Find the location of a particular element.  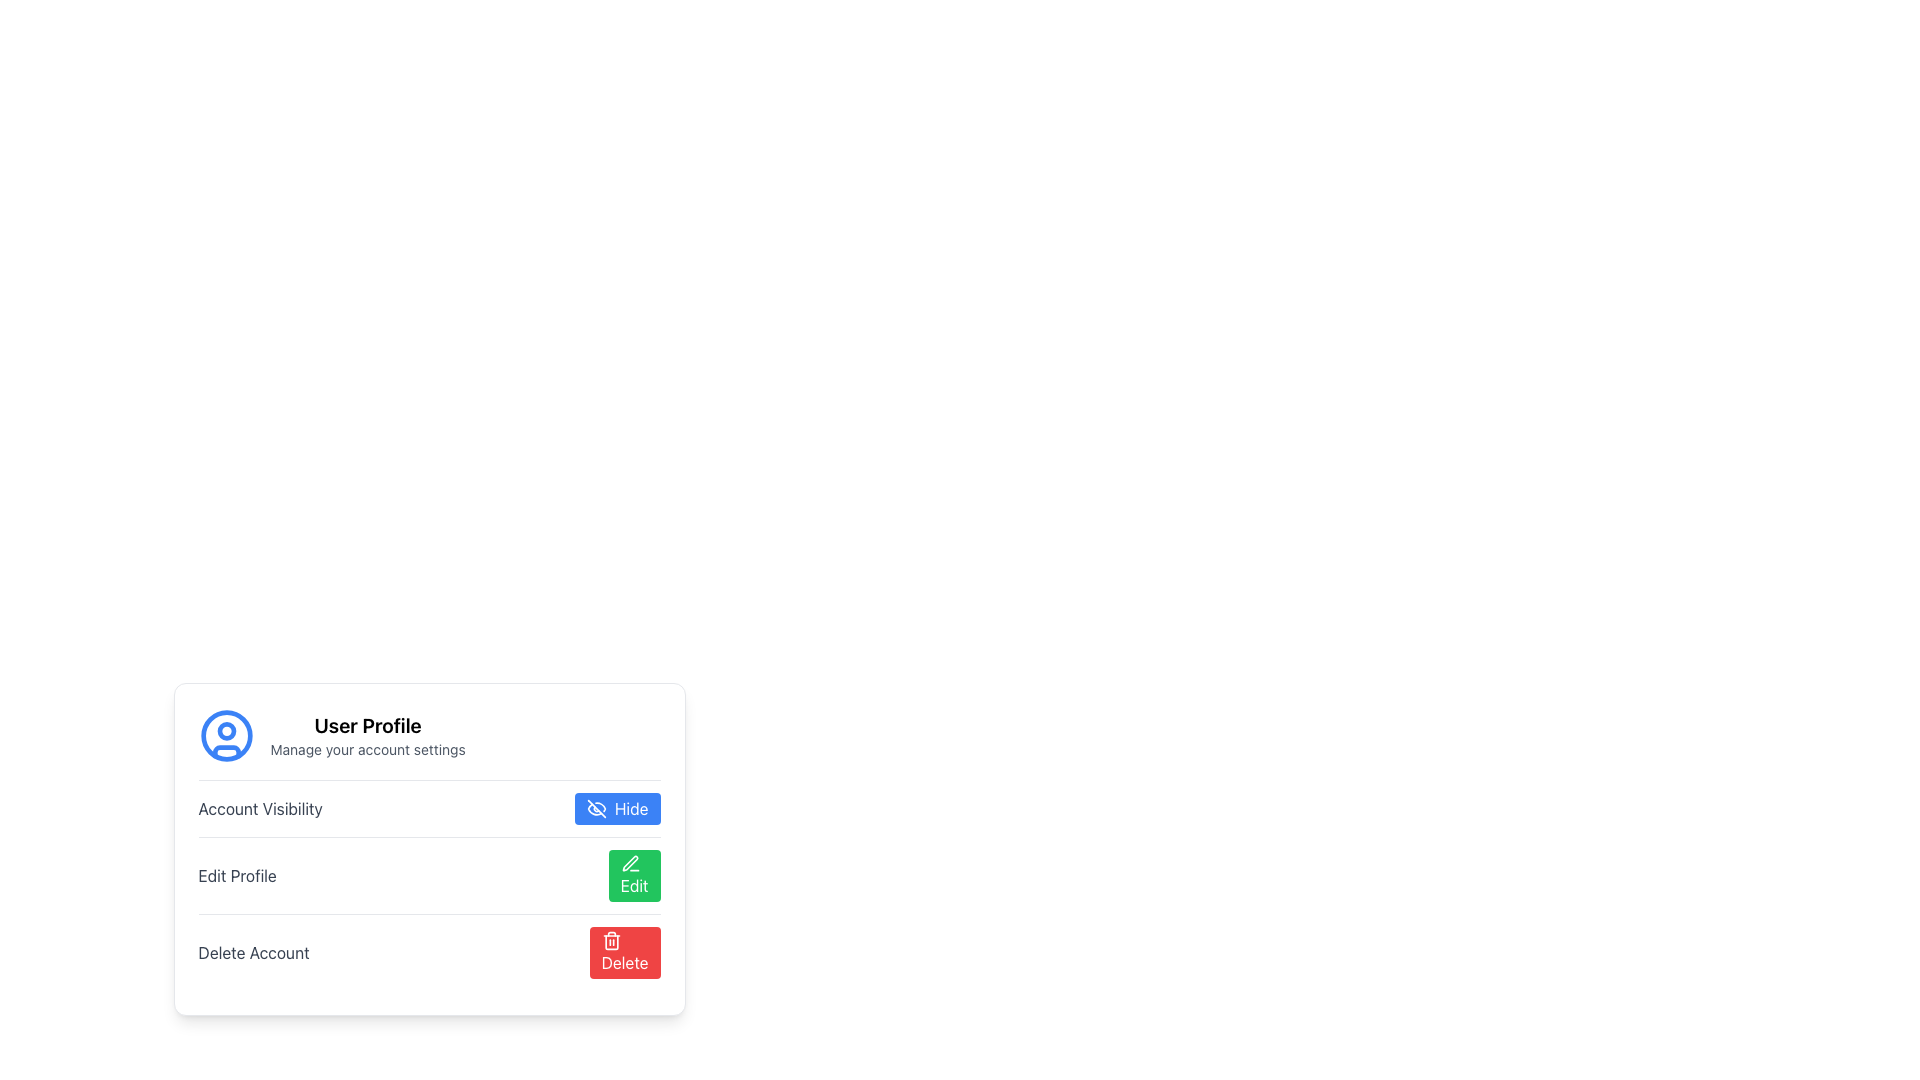

the trash bin icon located to the left of the 'Delete' text in the red button, positioned in the bottom-right corner of the interface, to trigger hover effects is located at coordinates (610, 941).